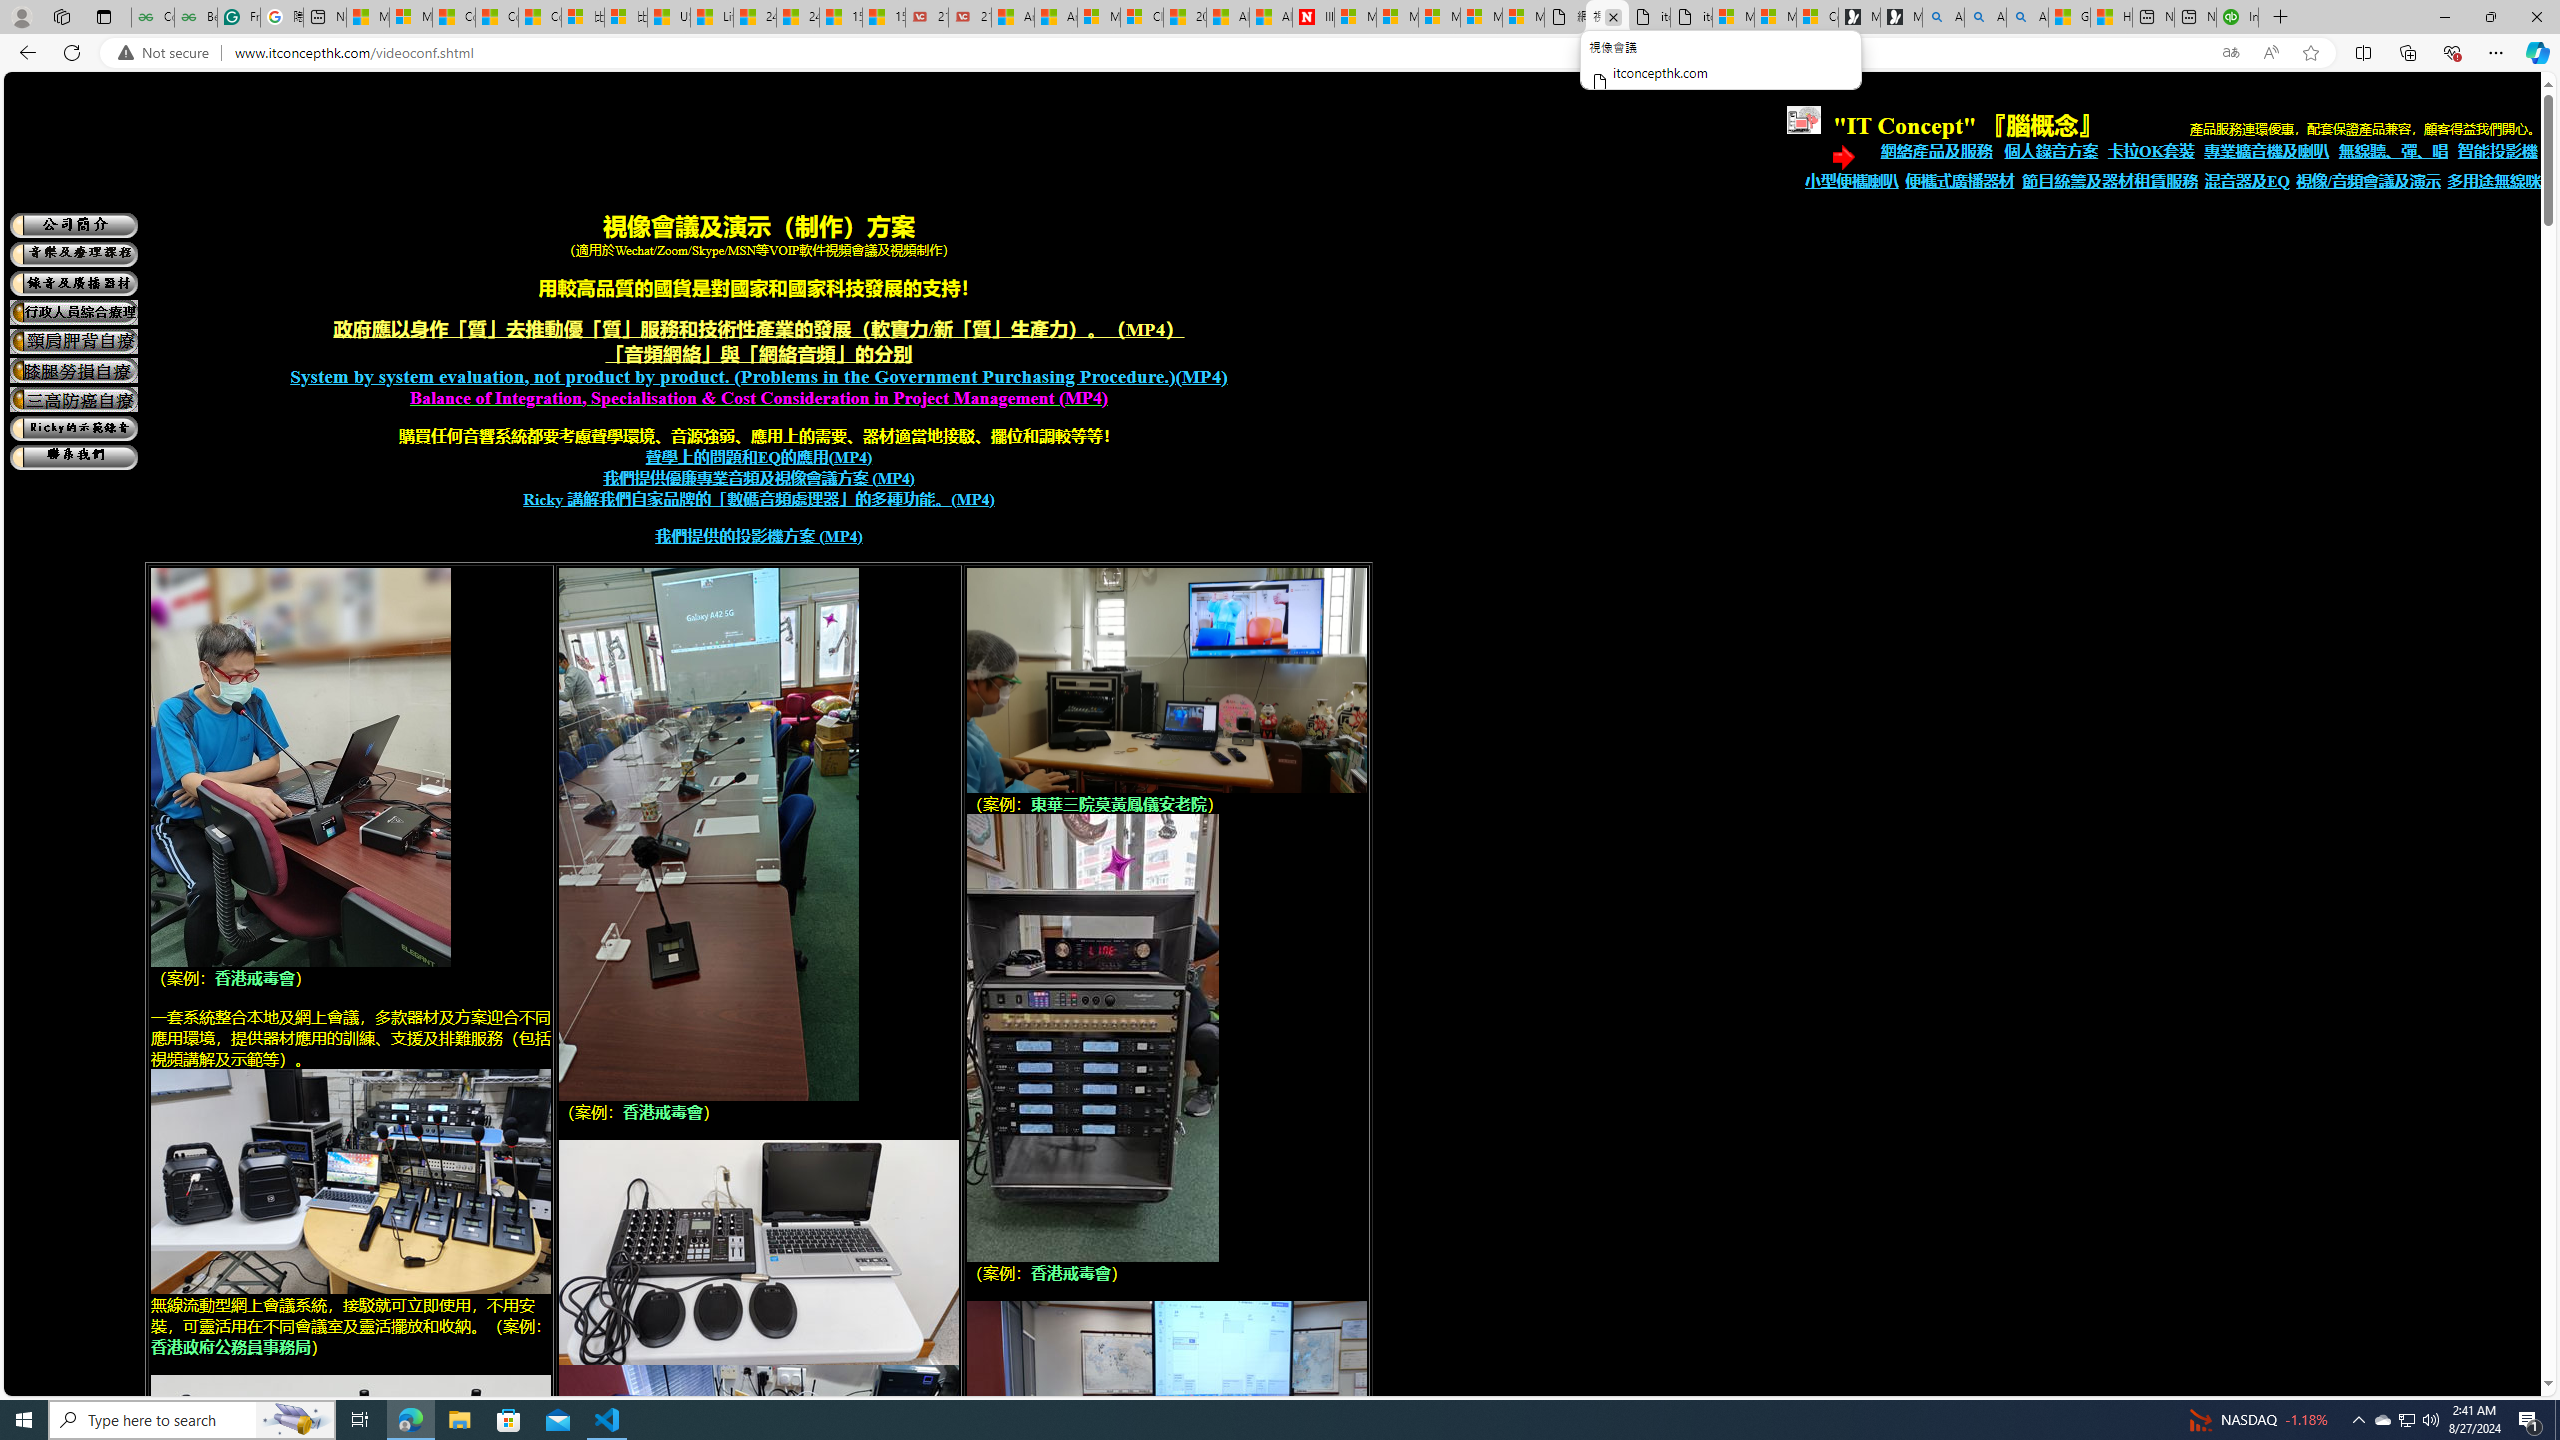 This screenshot has height=1440, width=2560. What do you see at coordinates (2026, 16) in the screenshot?
I see `'Alabama high school quarterback dies - Search Videos'` at bounding box center [2026, 16].